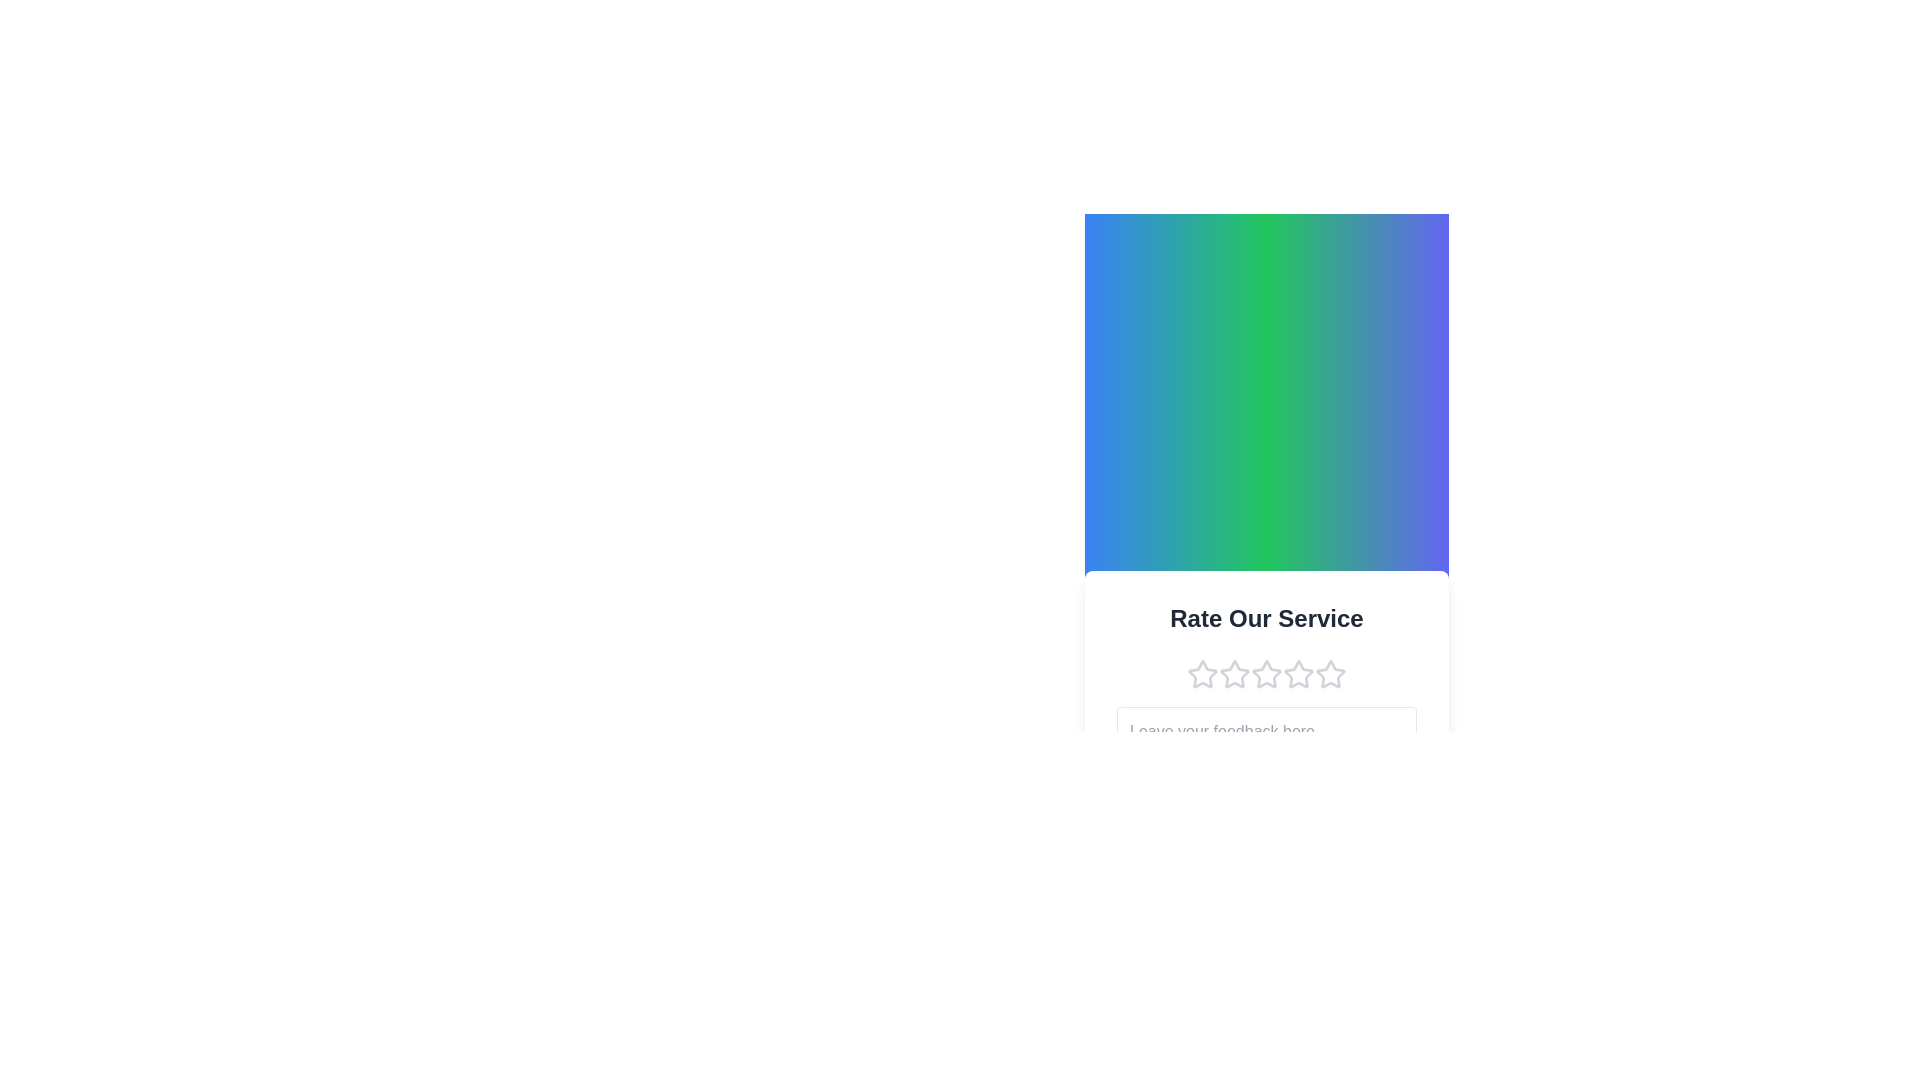 This screenshot has width=1920, height=1080. Describe the element at coordinates (1202, 674) in the screenshot. I see `the first star-shaped icon in the star rating component located below the 'Rate Our Service' text` at that location.